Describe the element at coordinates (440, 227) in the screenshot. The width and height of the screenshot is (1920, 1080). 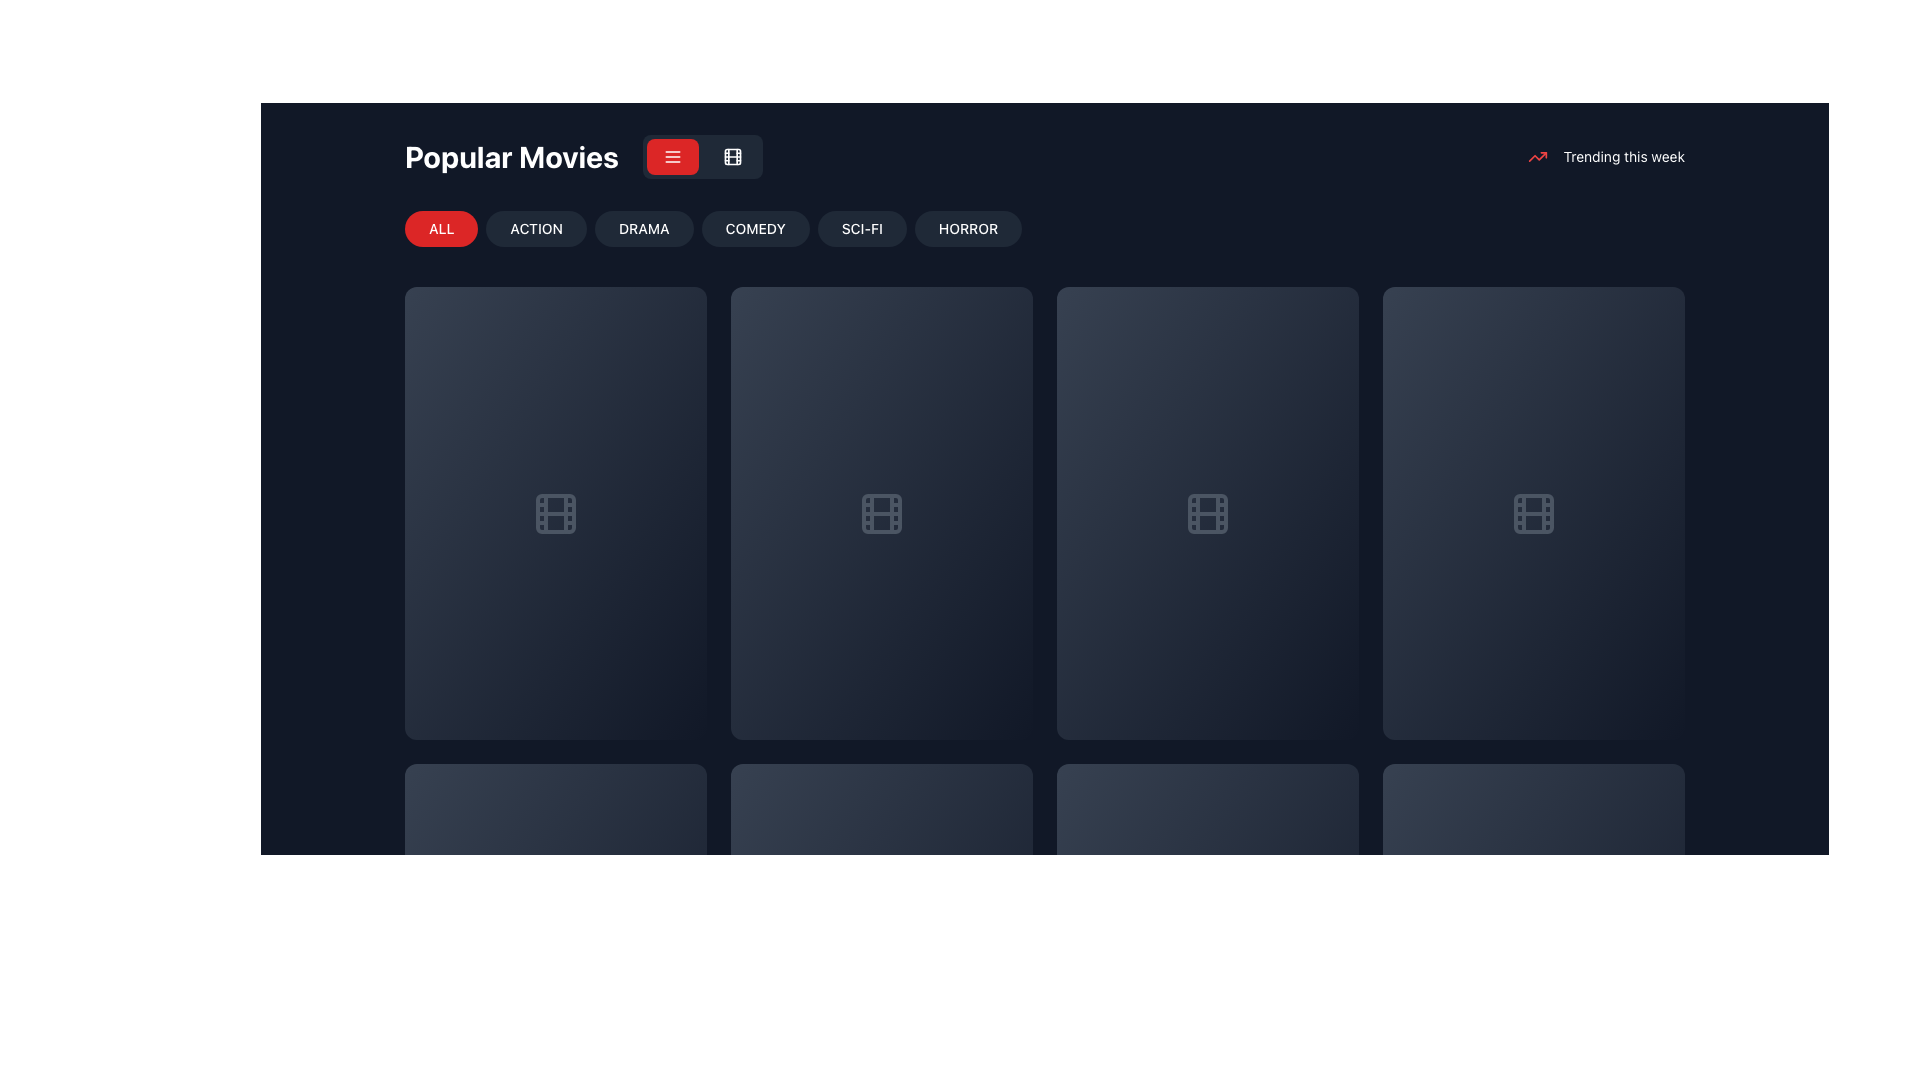
I see `the 'ALL' button with a vibrant red background and white text via keyboard navigation` at that location.